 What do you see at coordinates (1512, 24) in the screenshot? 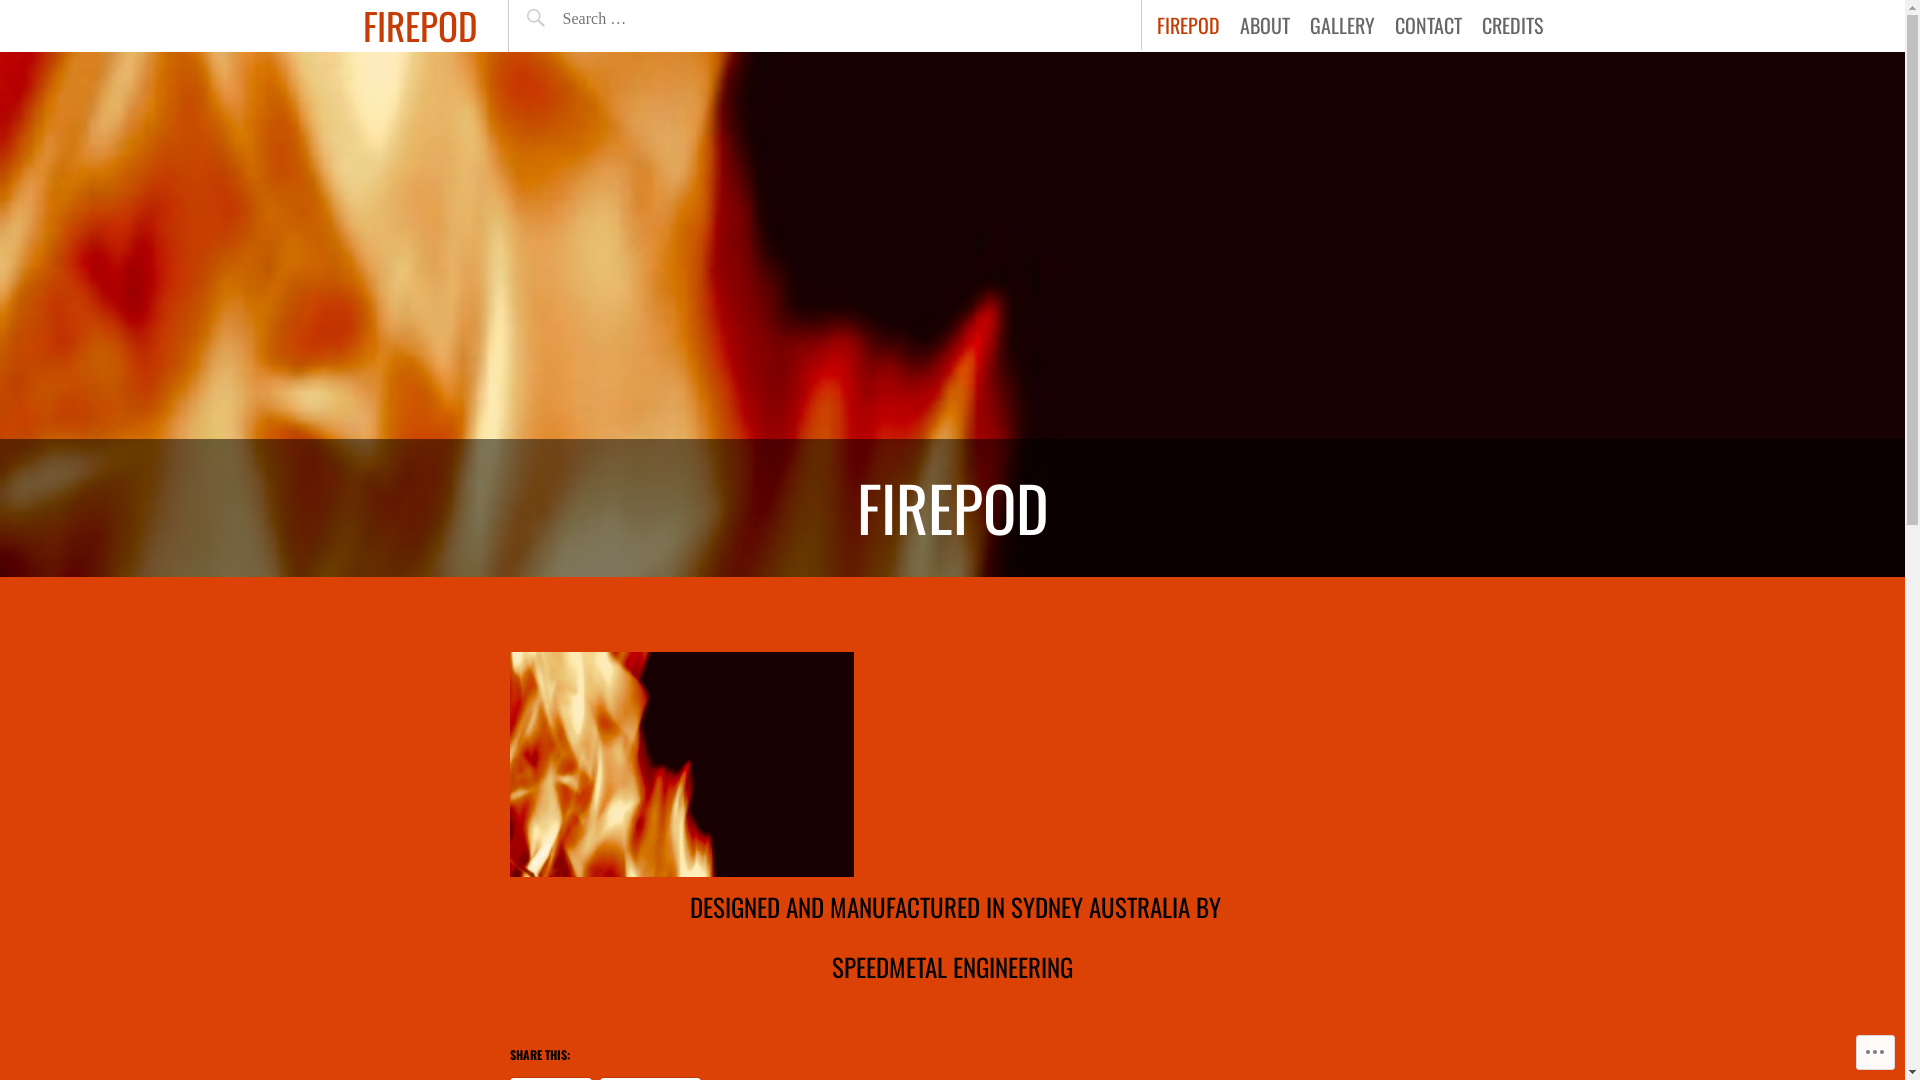
I see `'CREDITS'` at bounding box center [1512, 24].